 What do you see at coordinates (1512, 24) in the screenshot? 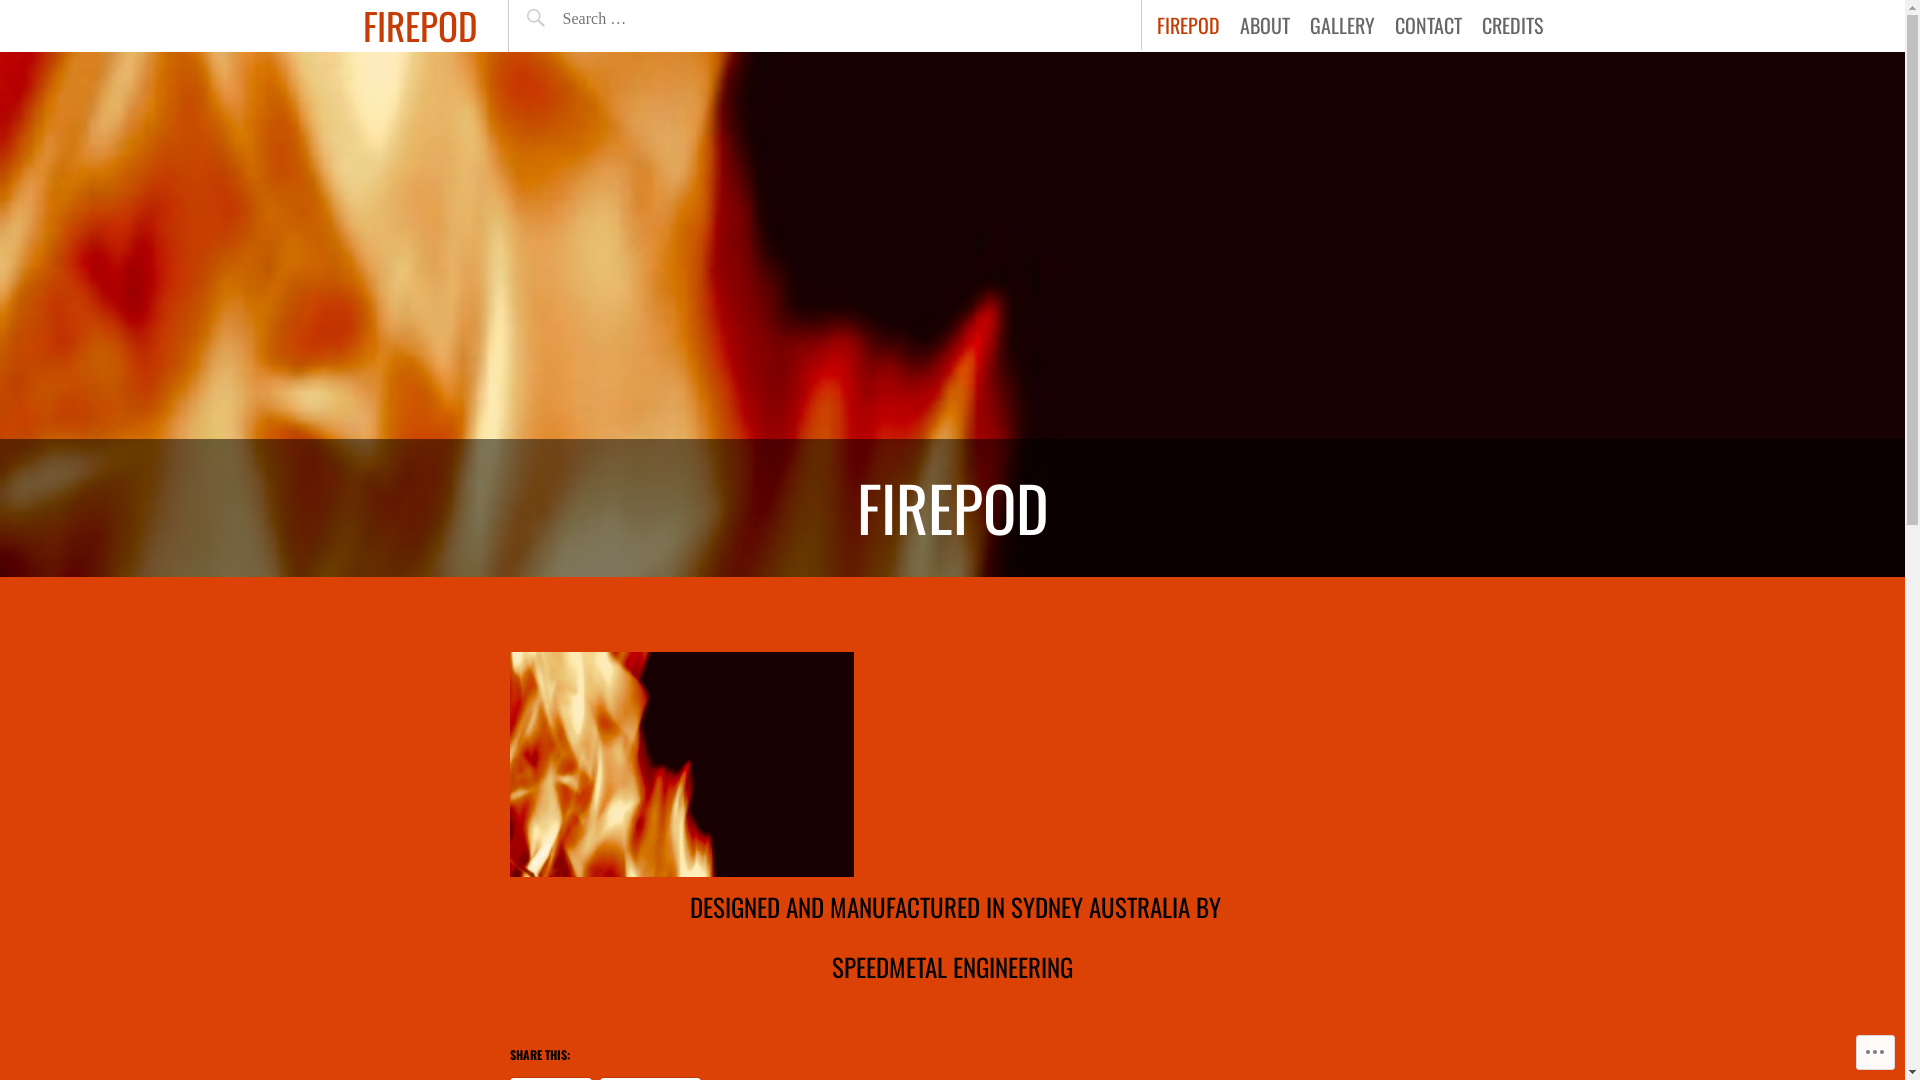
I see `'CREDITS'` at bounding box center [1512, 24].